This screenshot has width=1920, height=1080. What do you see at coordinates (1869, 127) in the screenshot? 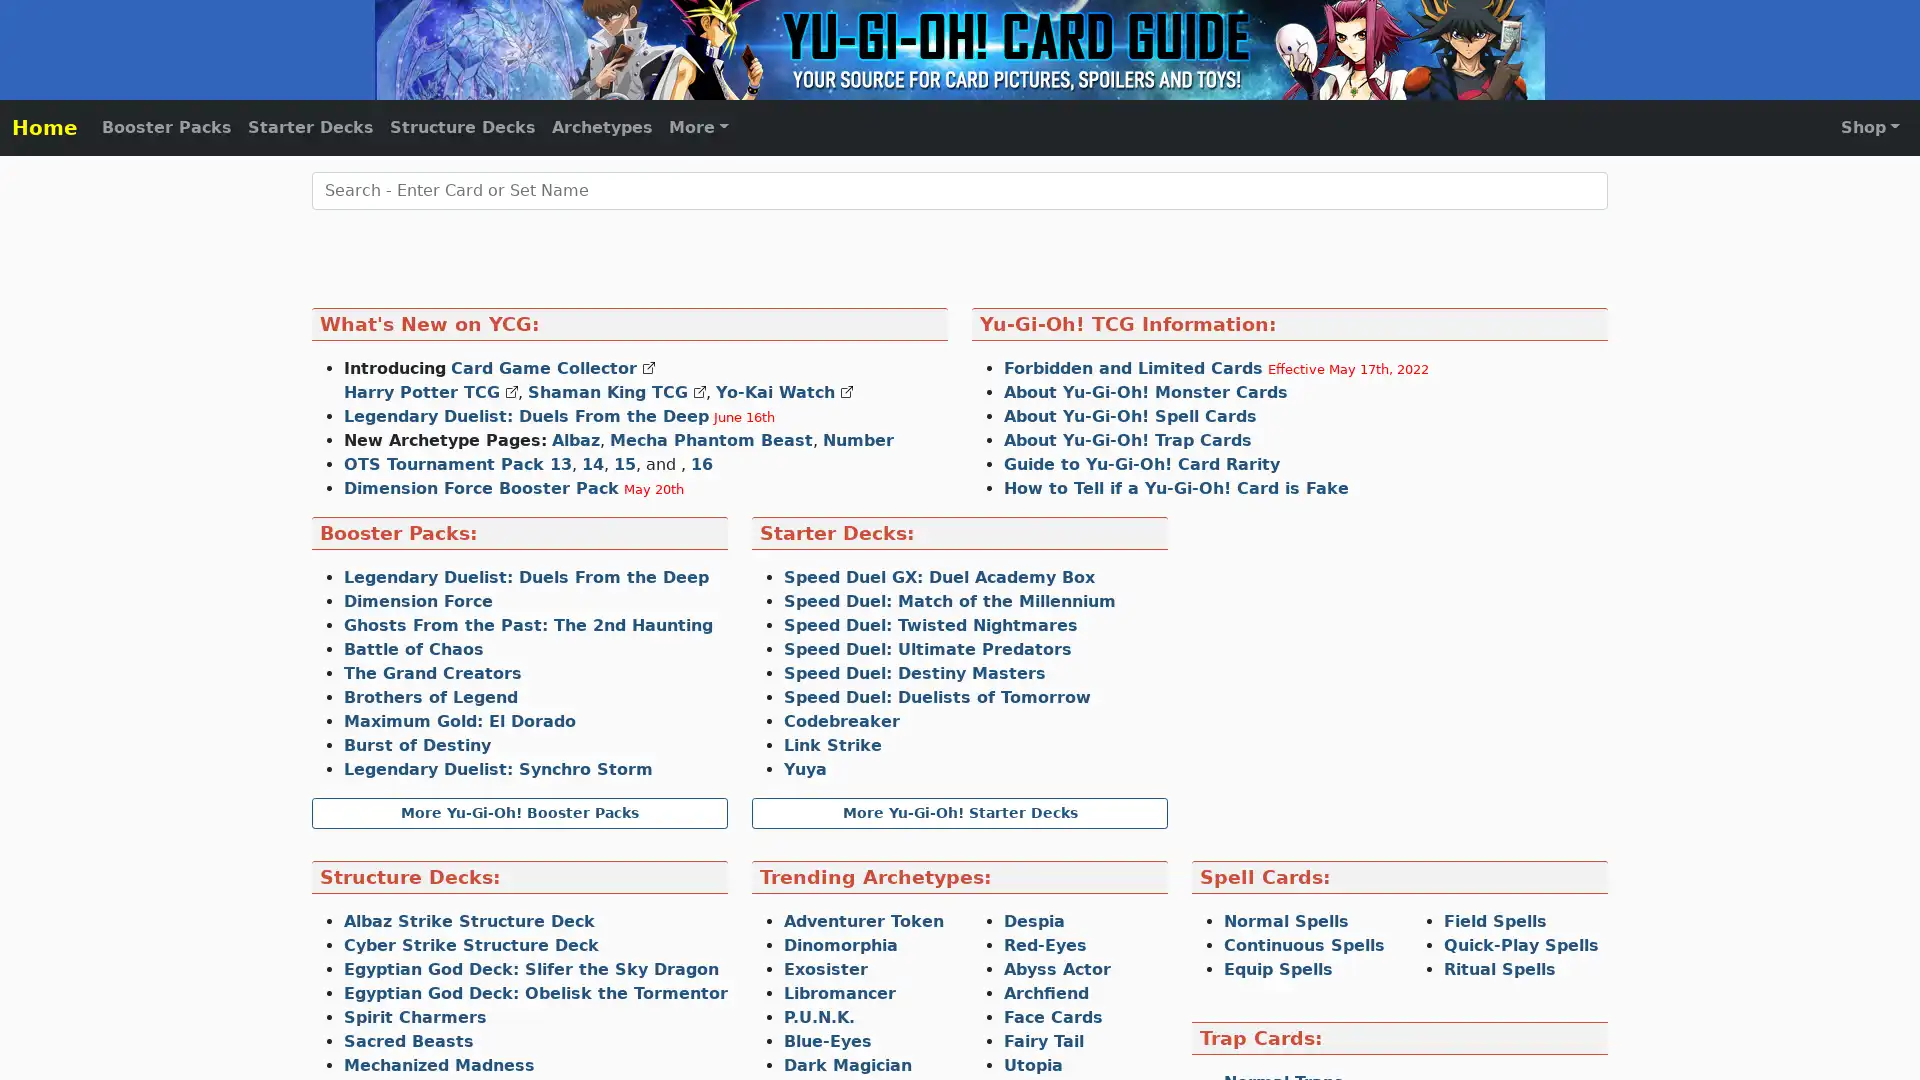
I see `Shop` at bounding box center [1869, 127].